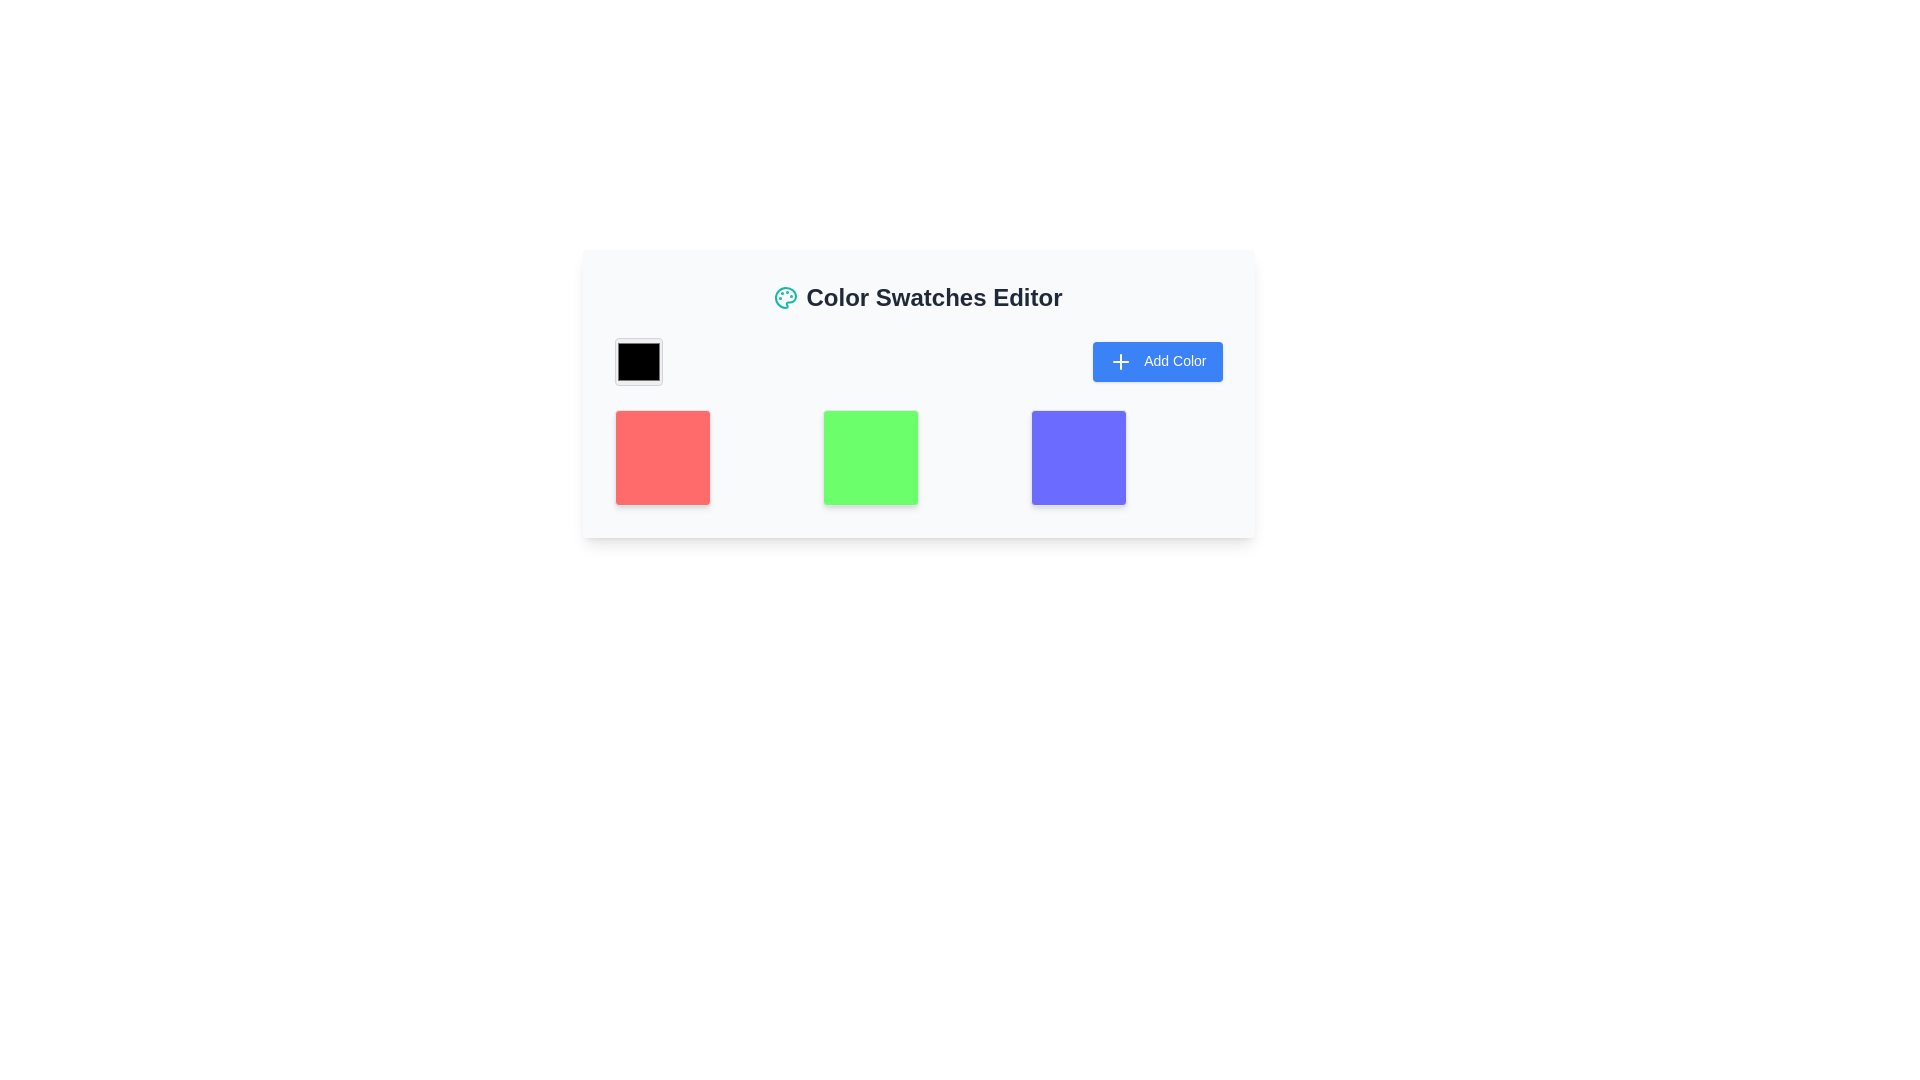 Image resolution: width=1920 pixels, height=1080 pixels. What do you see at coordinates (994, 428) in the screenshot?
I see `the 'delete' button located near the bottom-right of the green swatch to potentially reveal more options` at bounding box center [994, 428].